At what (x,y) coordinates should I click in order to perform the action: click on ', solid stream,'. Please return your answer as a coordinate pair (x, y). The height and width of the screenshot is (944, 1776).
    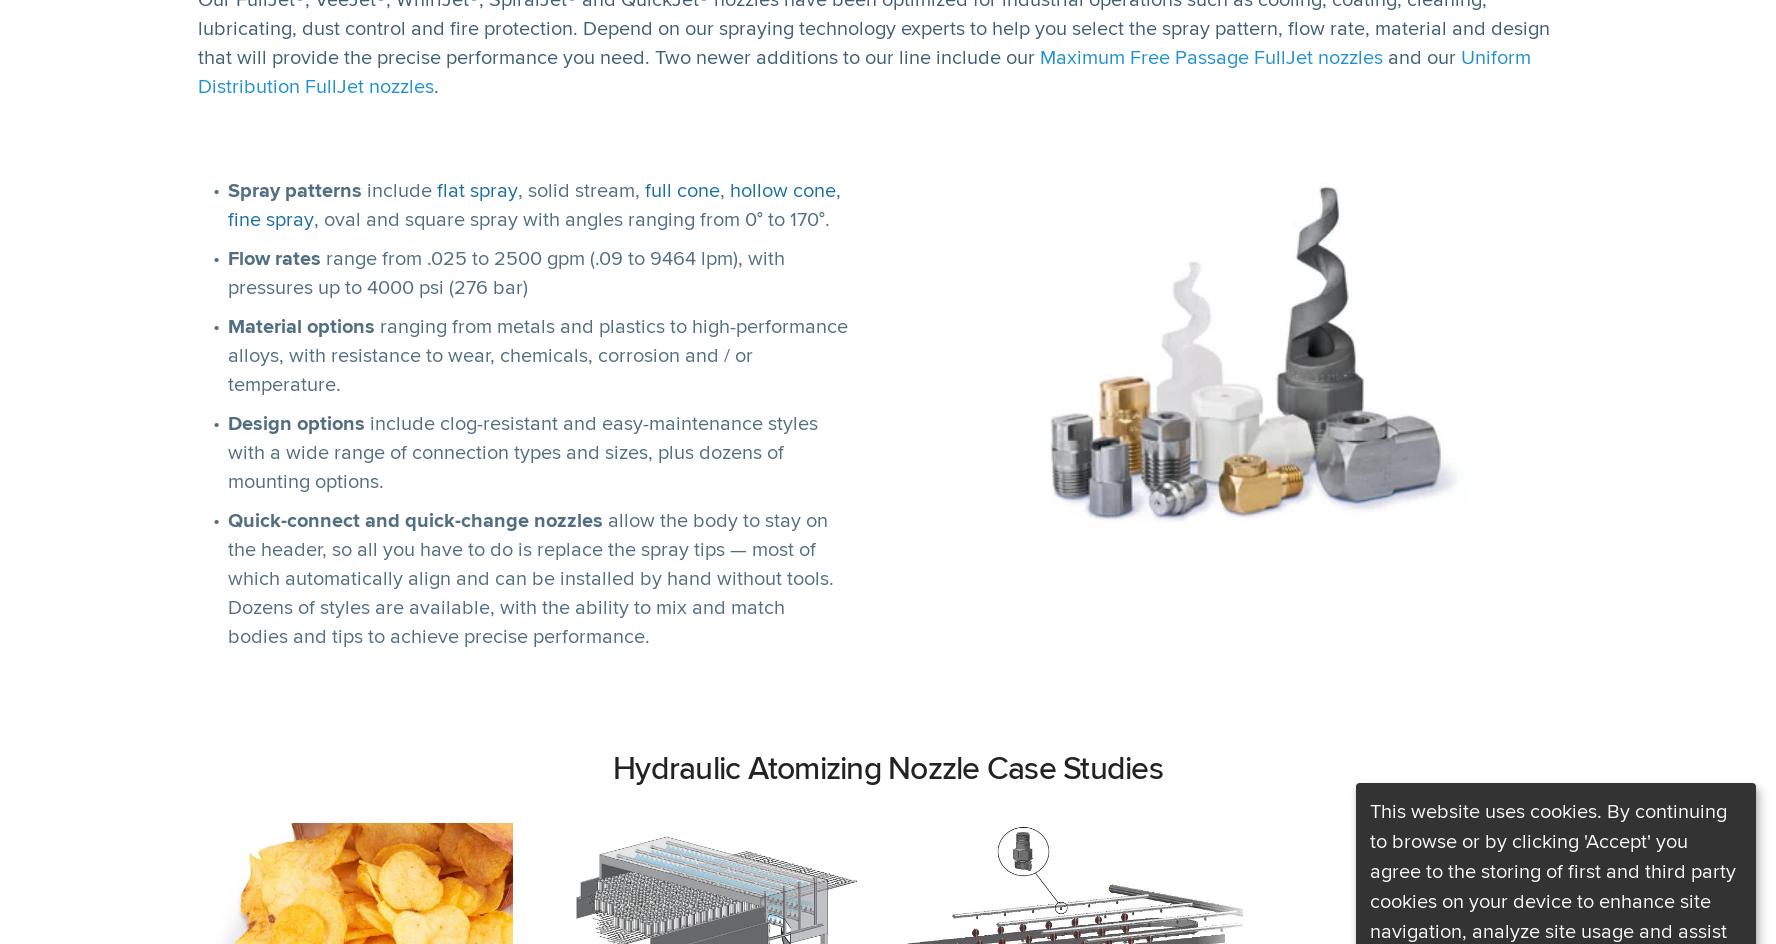
    Looking at the image, I should click on (517, 189).